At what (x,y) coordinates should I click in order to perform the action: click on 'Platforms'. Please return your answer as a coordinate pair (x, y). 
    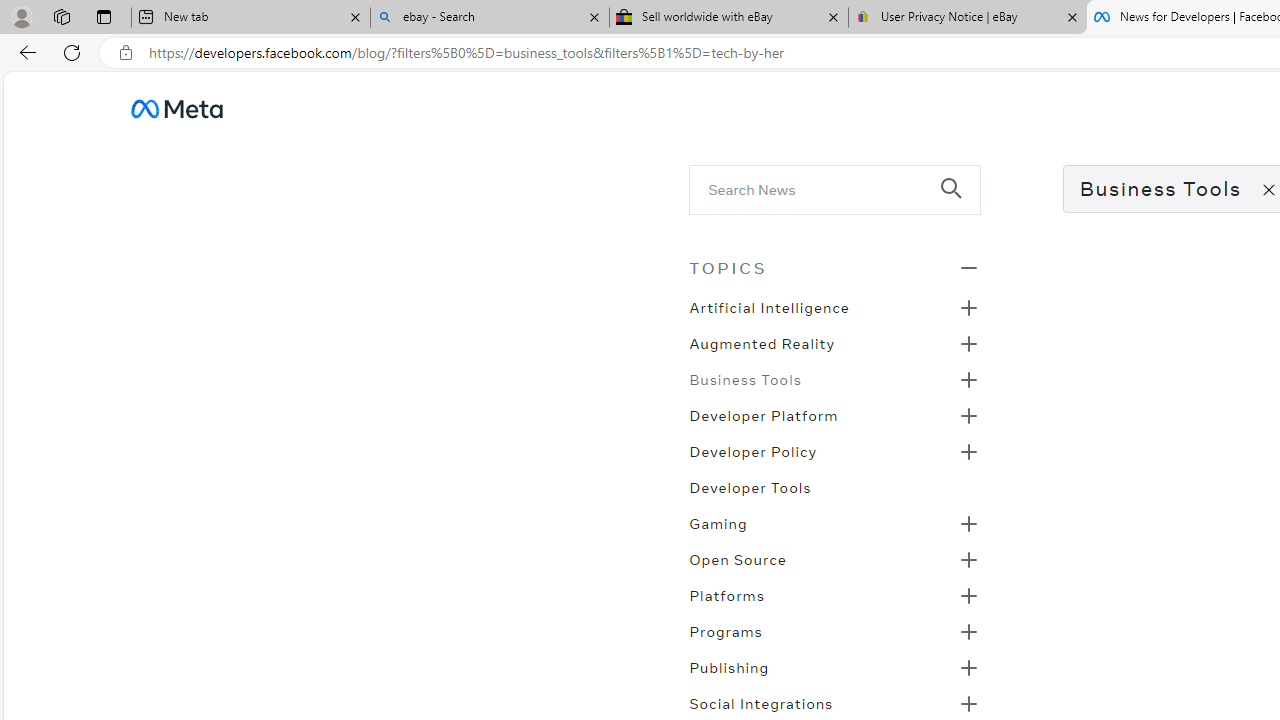
    Looking at the image, I should click on (726, 593).